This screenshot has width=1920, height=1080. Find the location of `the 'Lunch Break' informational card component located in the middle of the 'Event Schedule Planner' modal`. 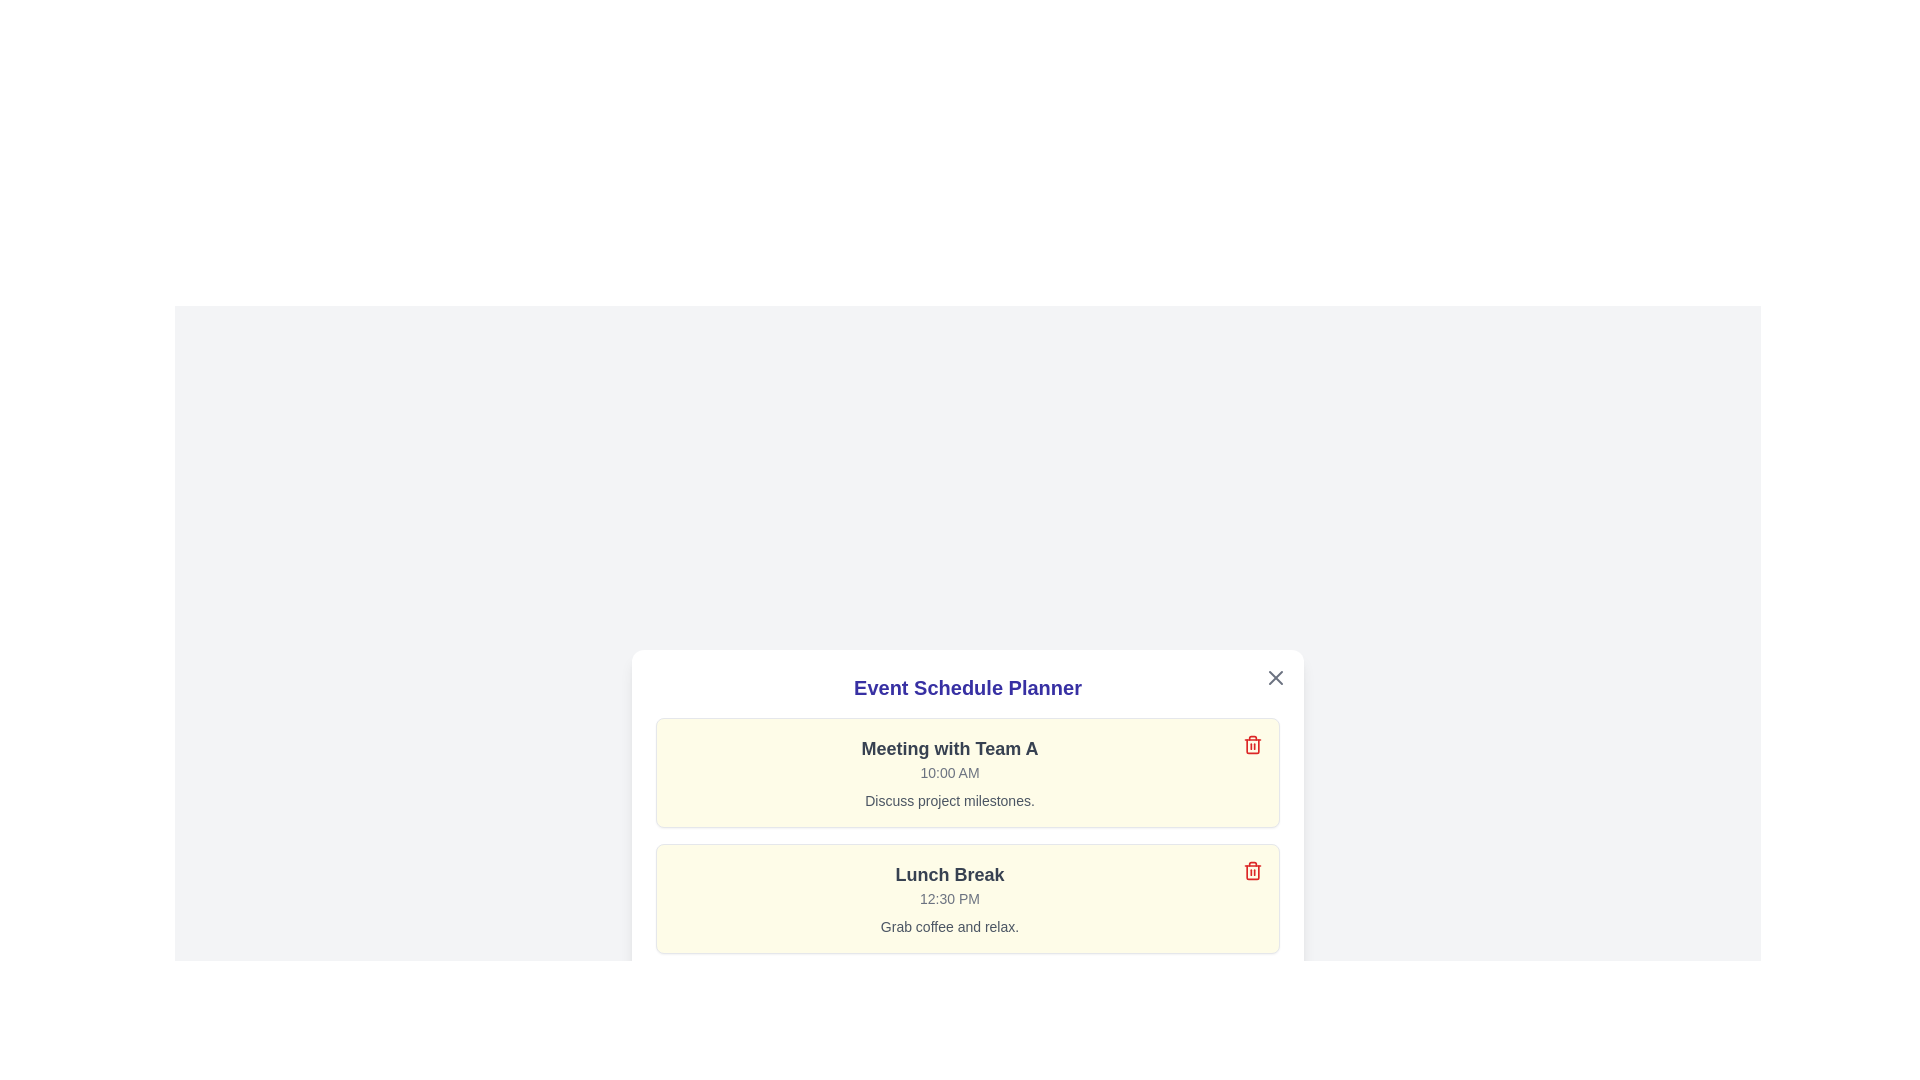

the 'Lunch Break' informational card component located in the middle of the 'Event Schedule Planner' modal is located at coordinates (968, 897).